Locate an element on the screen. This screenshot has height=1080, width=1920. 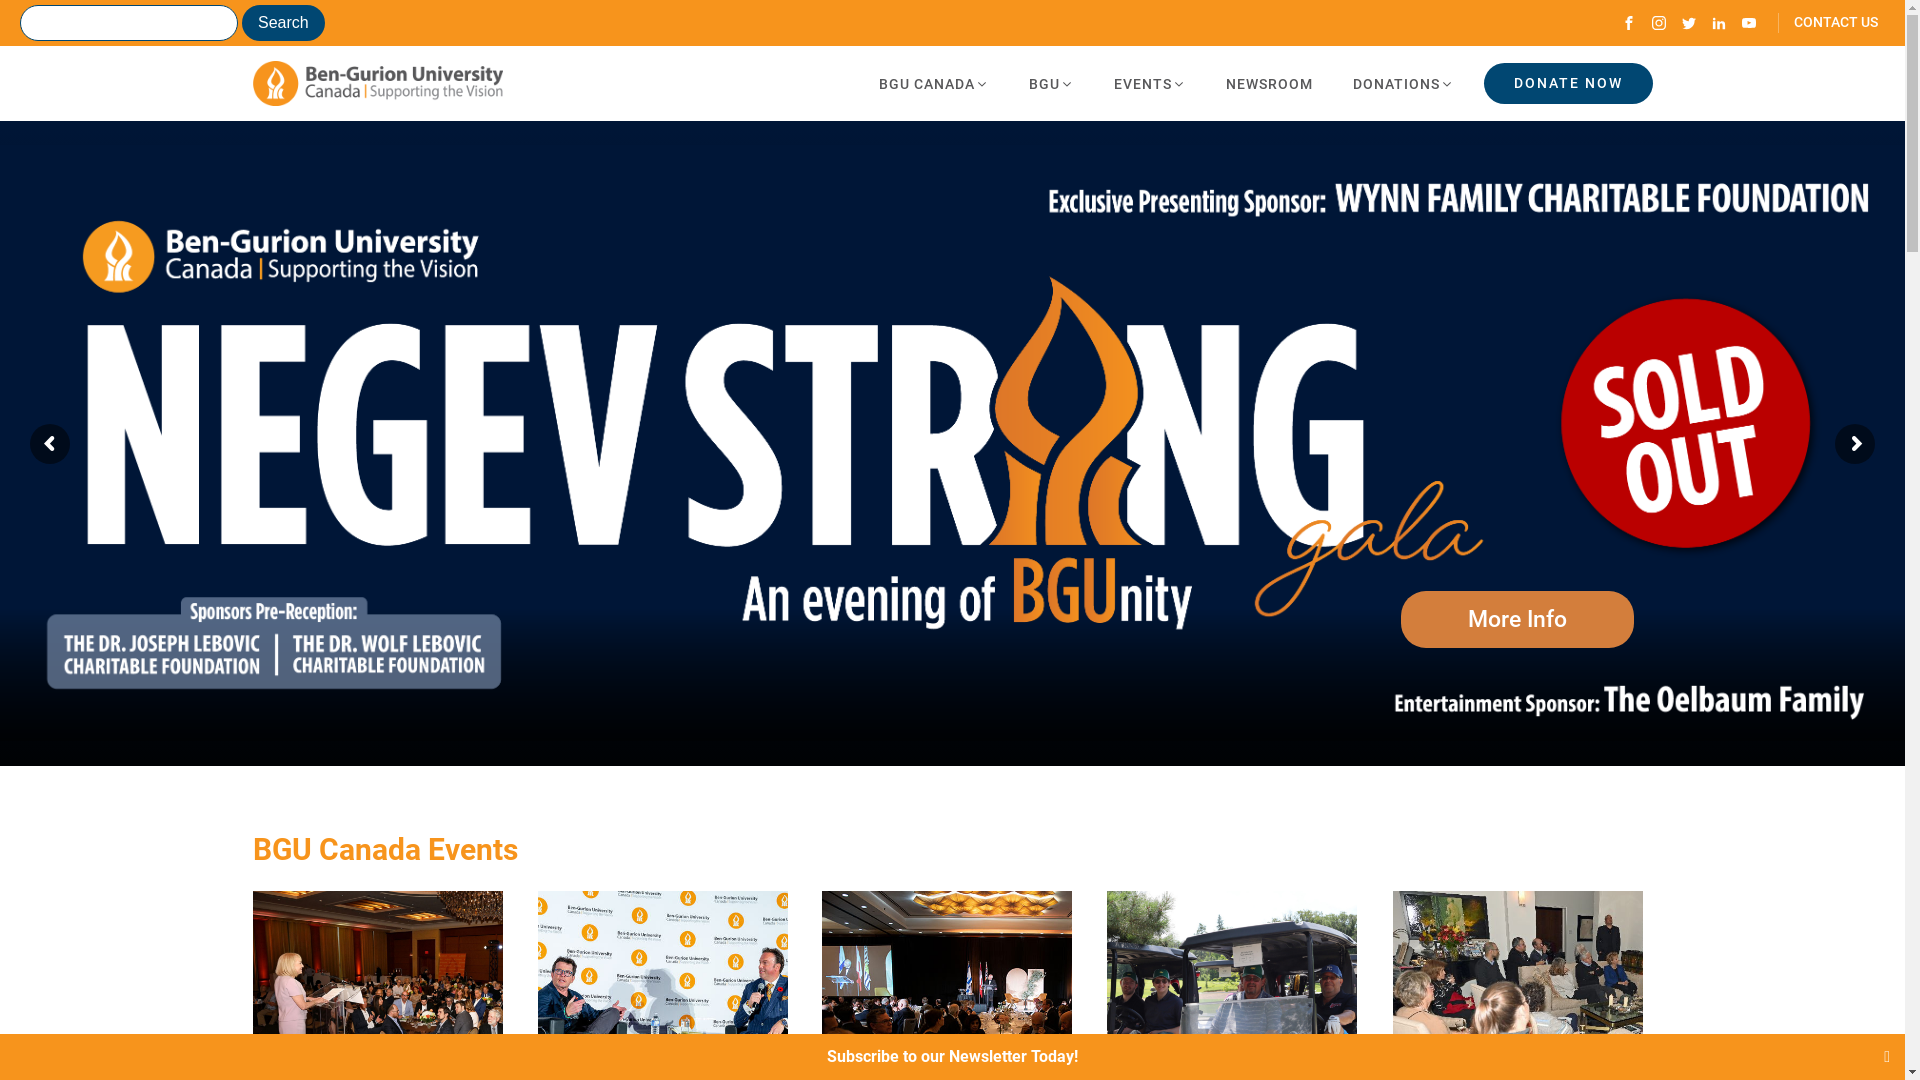
'BGU' is located at coordinates (1008, 83).